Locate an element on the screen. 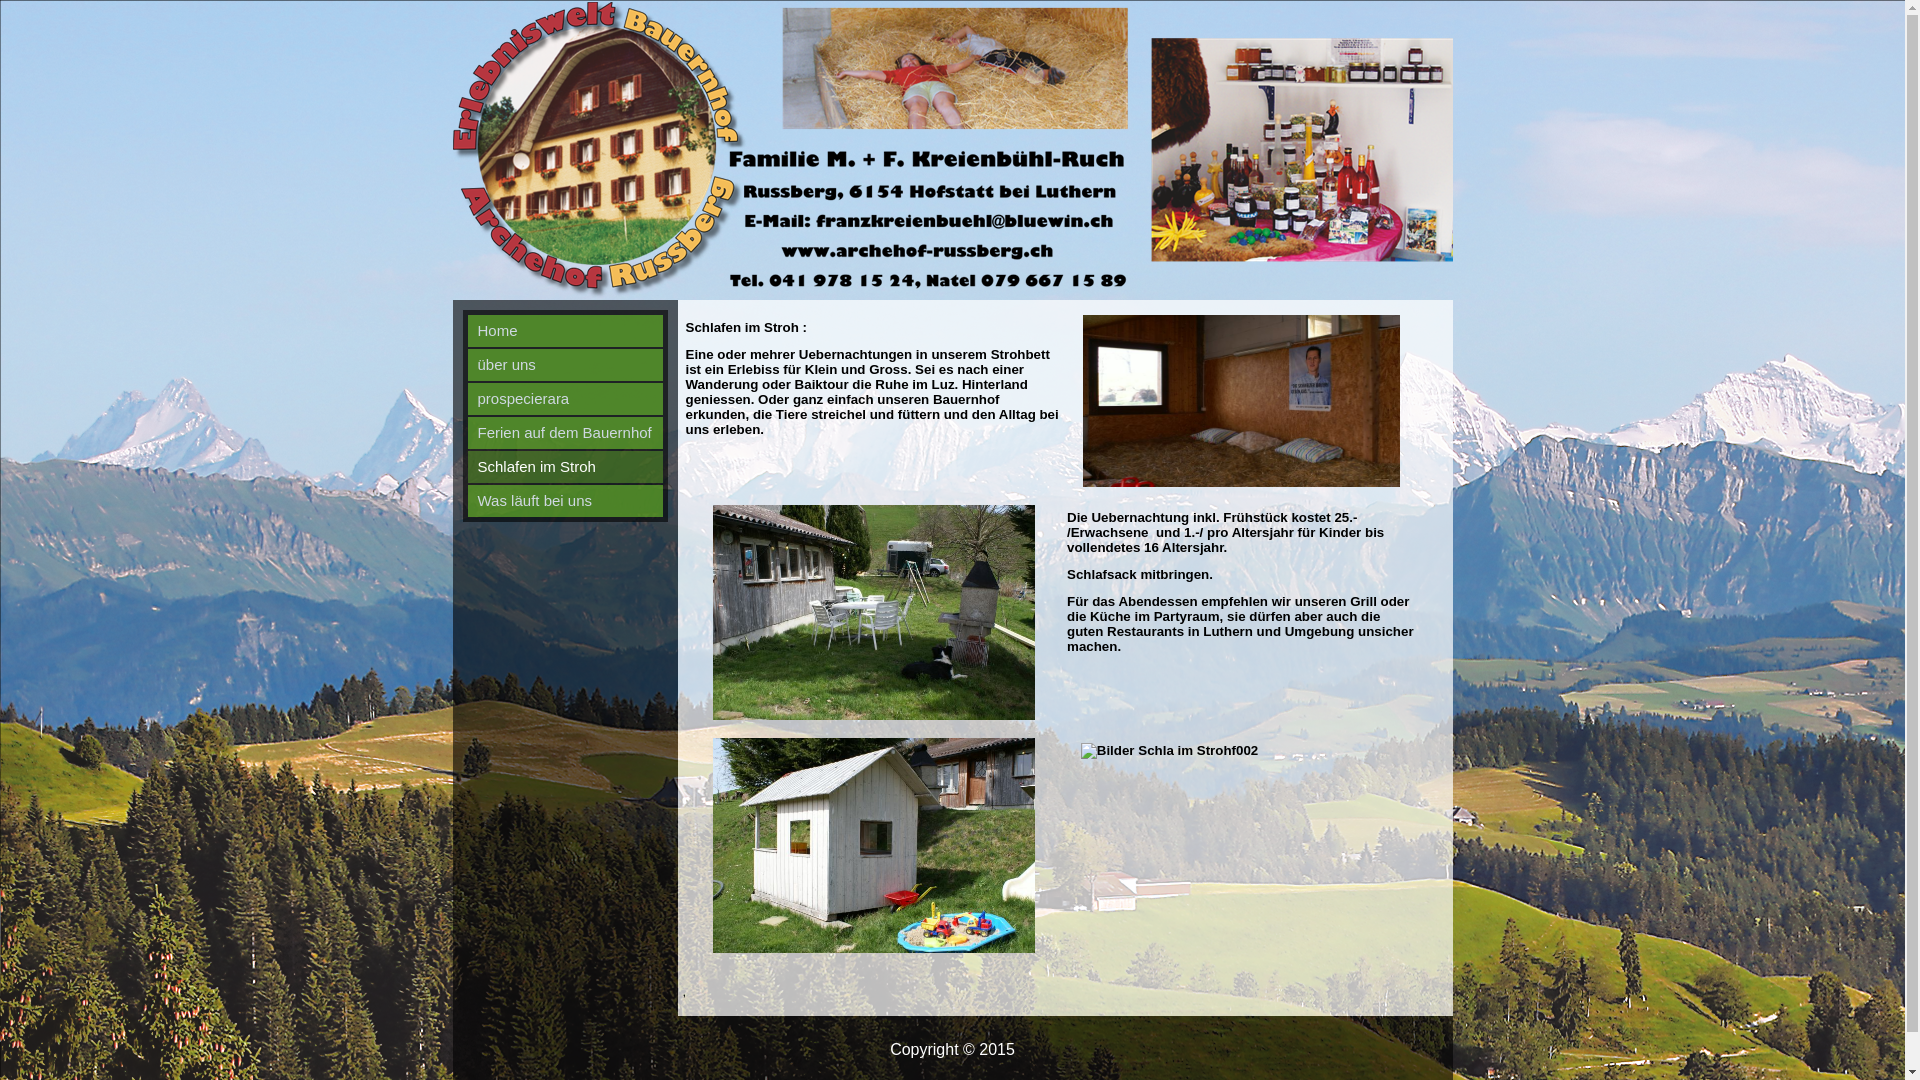  'Ferien auf dem Bauernhof' is located at coordinates (564, 431).